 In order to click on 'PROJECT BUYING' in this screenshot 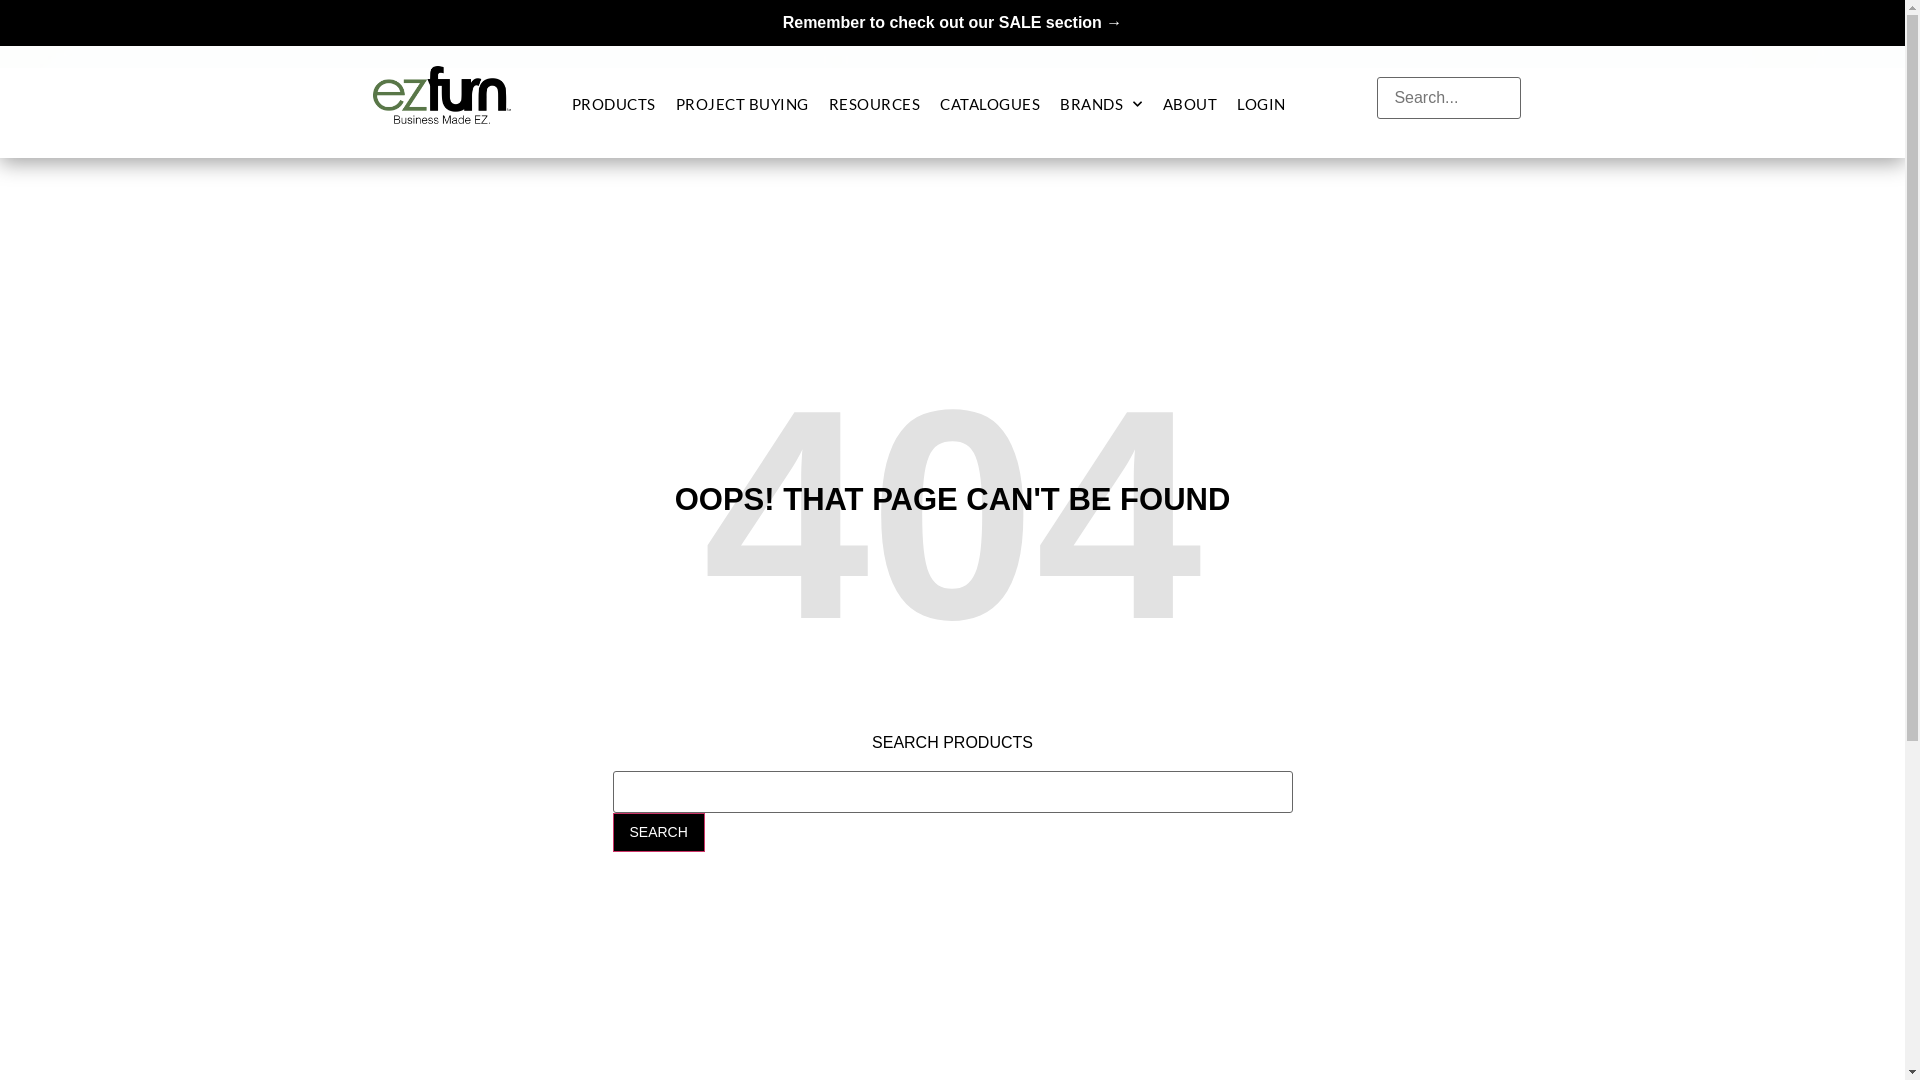, I will do `click(741, 104)`.